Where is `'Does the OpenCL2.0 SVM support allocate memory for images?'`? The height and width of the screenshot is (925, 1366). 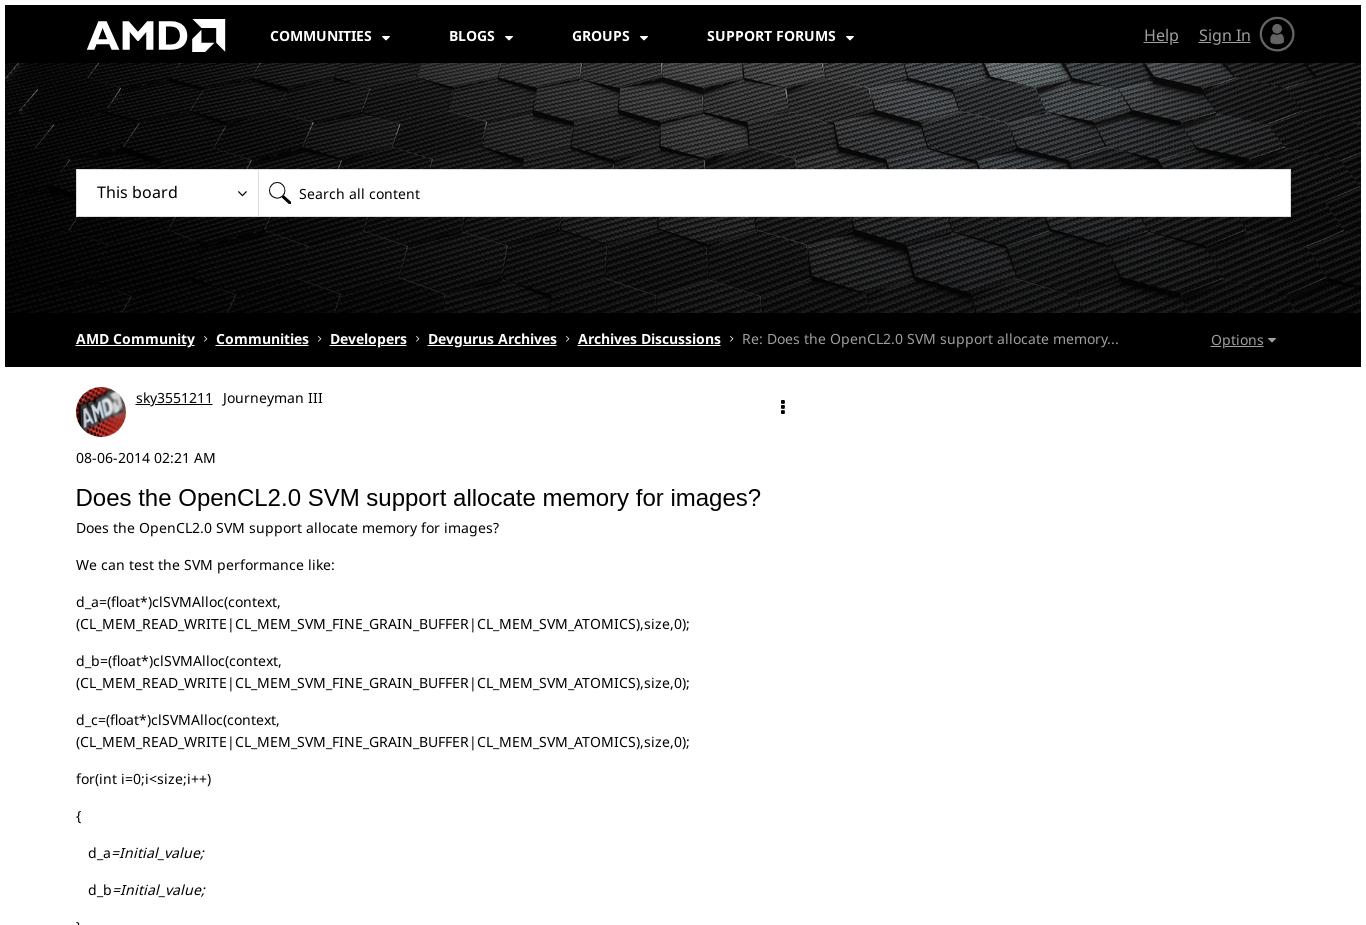 'Does the OpenCL2.0 SVM support allocate memory for images?' is located at coordinates (286, 526).